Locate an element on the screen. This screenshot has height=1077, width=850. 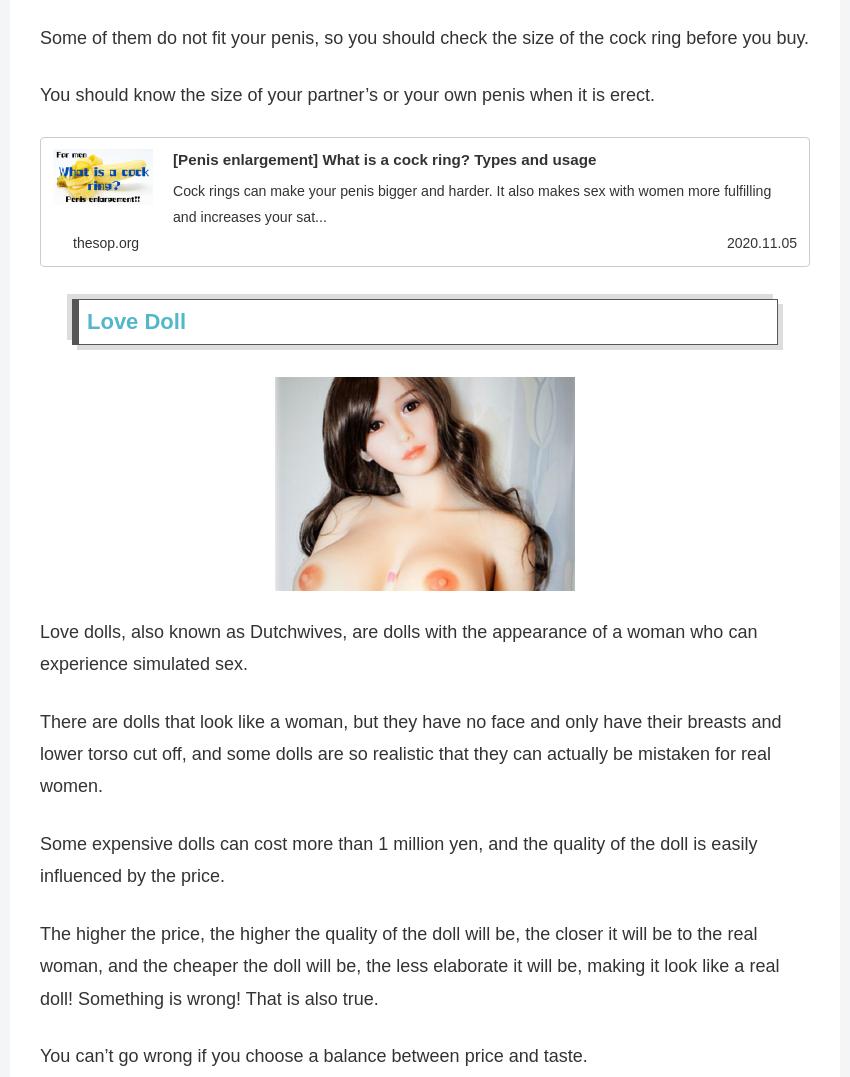
'You should know the size of your partner’s or your own penis when it is erect.' is located at coordinates (346, 96).